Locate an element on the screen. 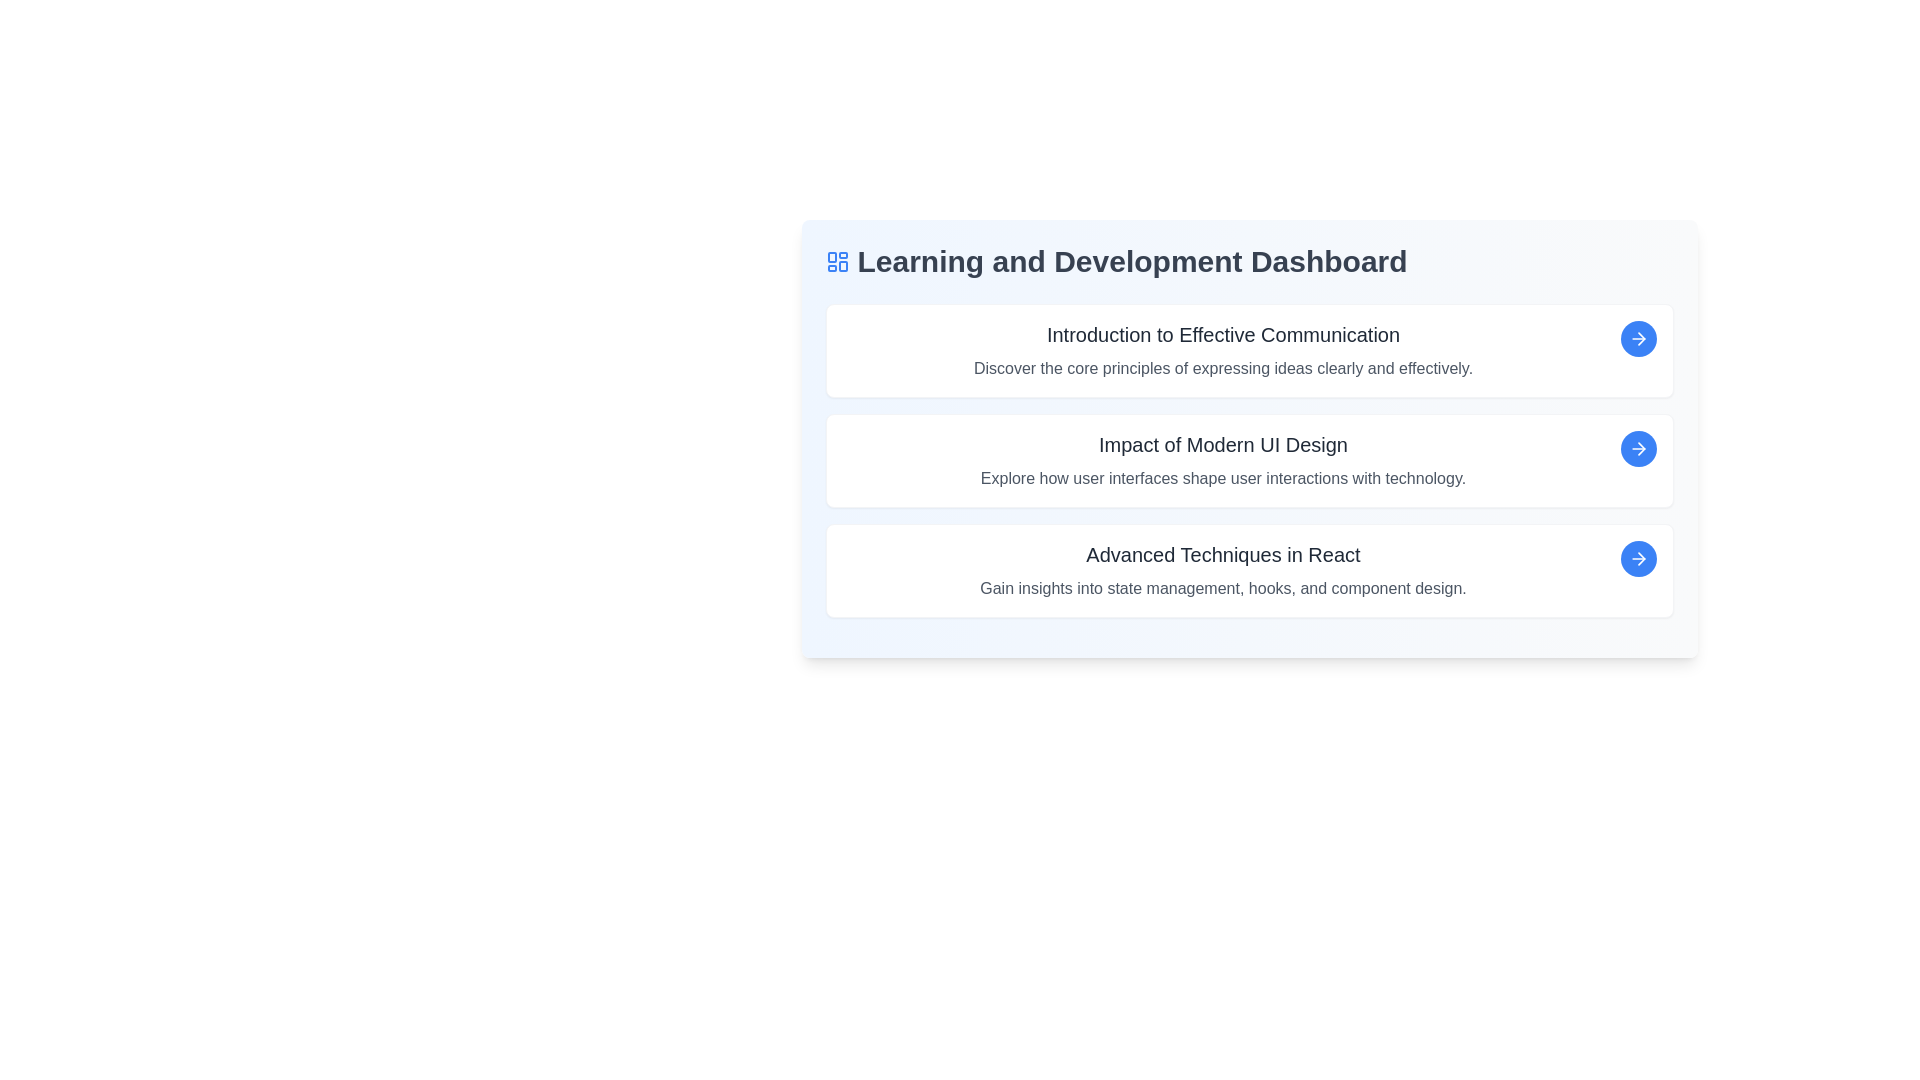 This screenshot has width=1920, height=1080. the button located at the top-right corner of the 'Introduction to Effective Communication' card is located at coordinates (1638, 338).